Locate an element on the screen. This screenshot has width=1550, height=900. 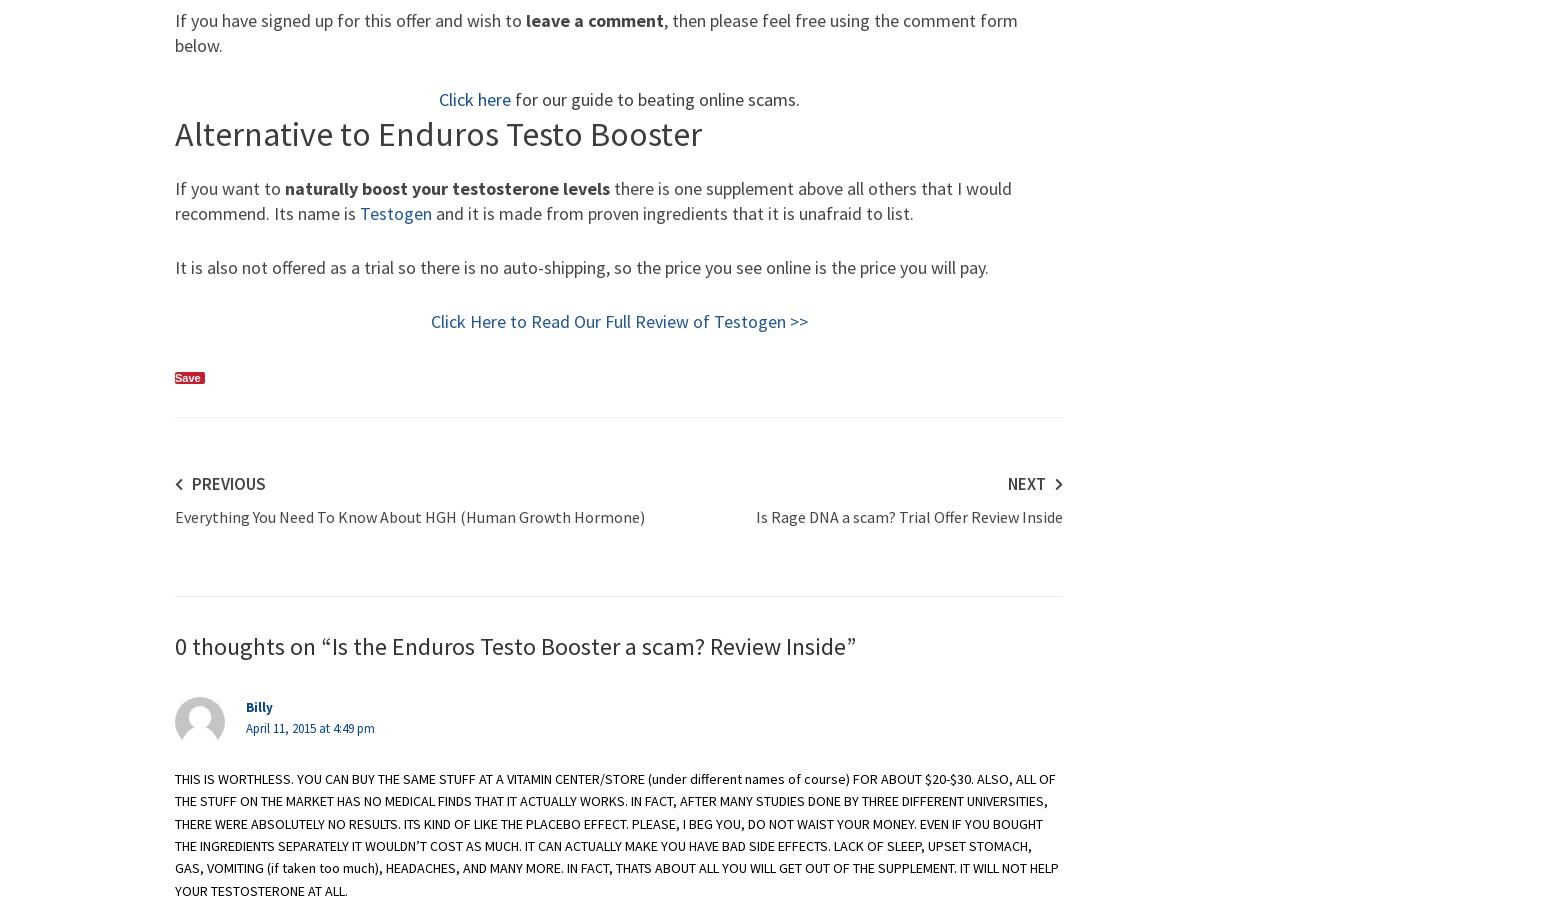
'If you want to' is located at coordinates (173, 188).